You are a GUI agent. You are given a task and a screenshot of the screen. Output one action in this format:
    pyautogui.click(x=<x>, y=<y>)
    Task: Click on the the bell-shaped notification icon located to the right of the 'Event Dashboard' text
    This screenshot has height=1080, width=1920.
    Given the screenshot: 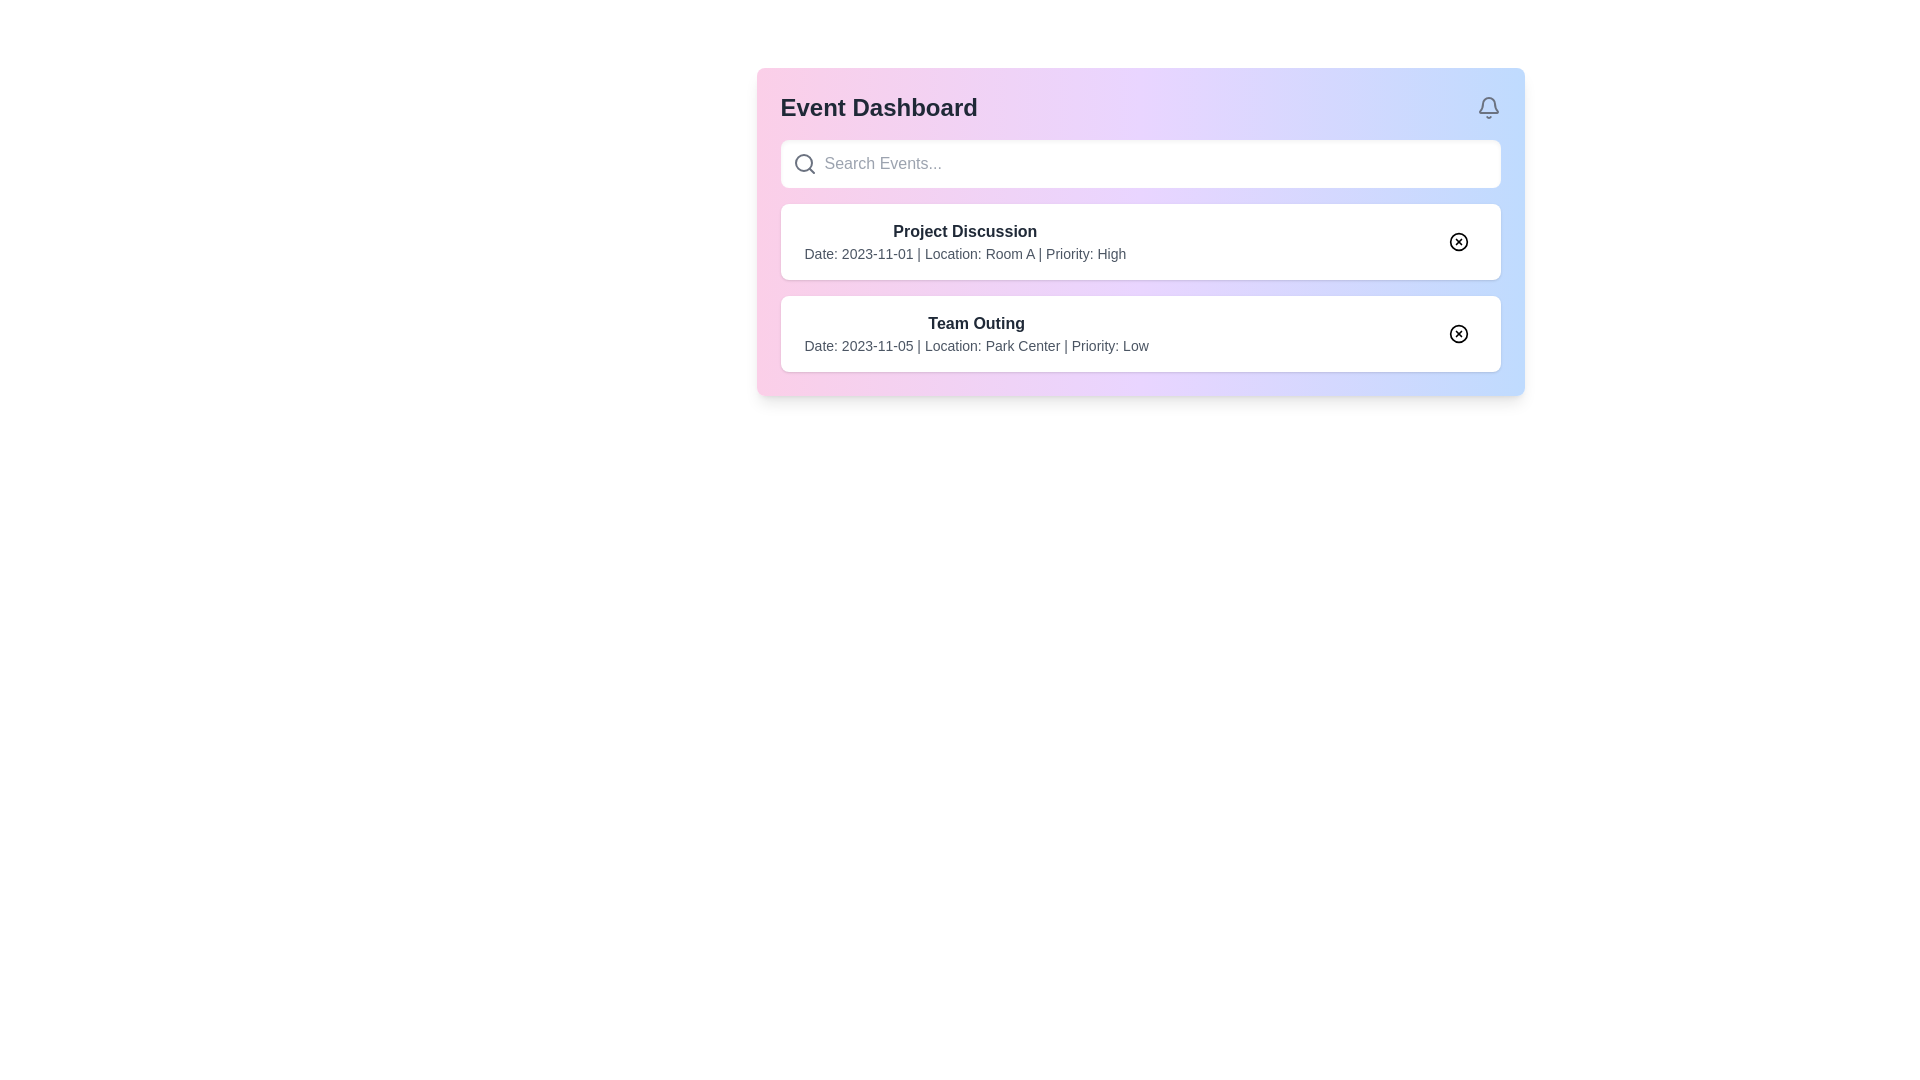 What is the action you would take?
    pyautogui.click(x=1488, y=108)
    